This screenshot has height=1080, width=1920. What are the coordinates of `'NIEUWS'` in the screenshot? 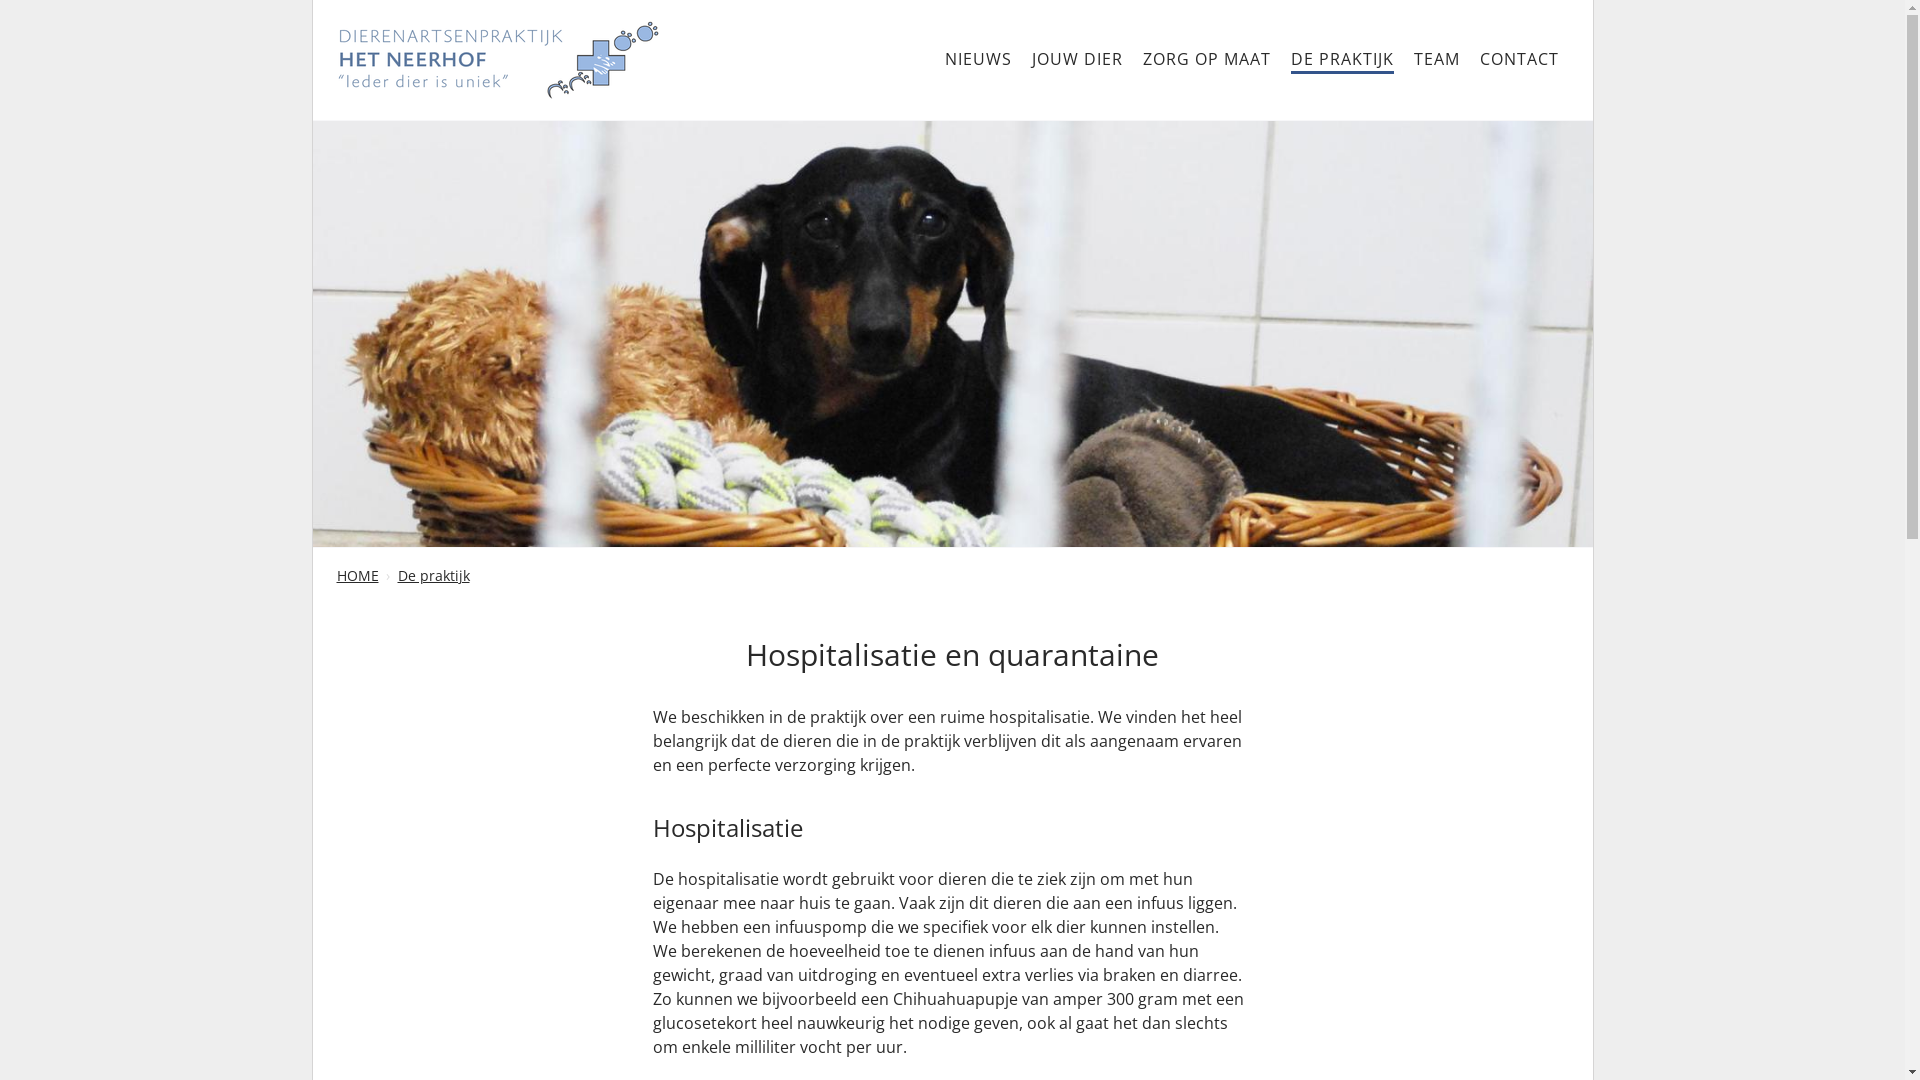 It's located at (977, 58).